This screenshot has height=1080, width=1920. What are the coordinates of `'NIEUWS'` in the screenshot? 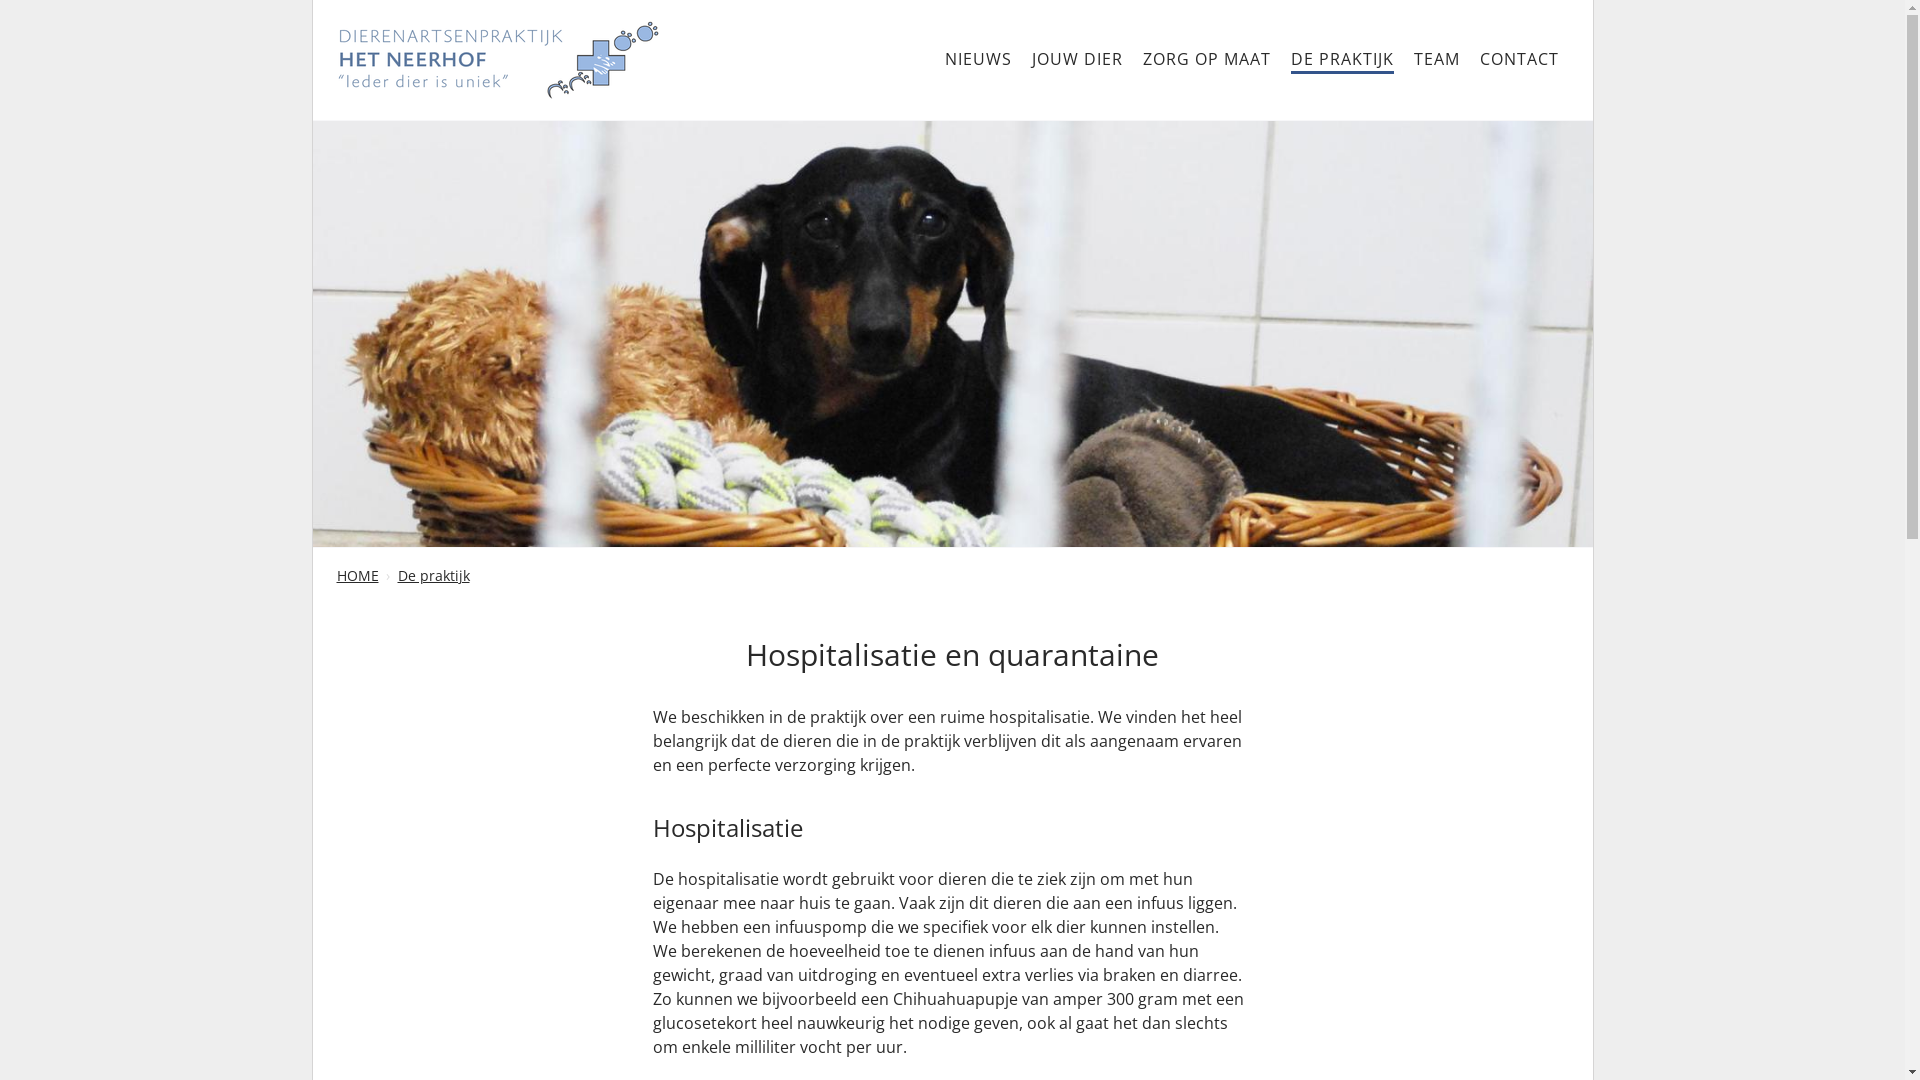 It's located at (977, 58).